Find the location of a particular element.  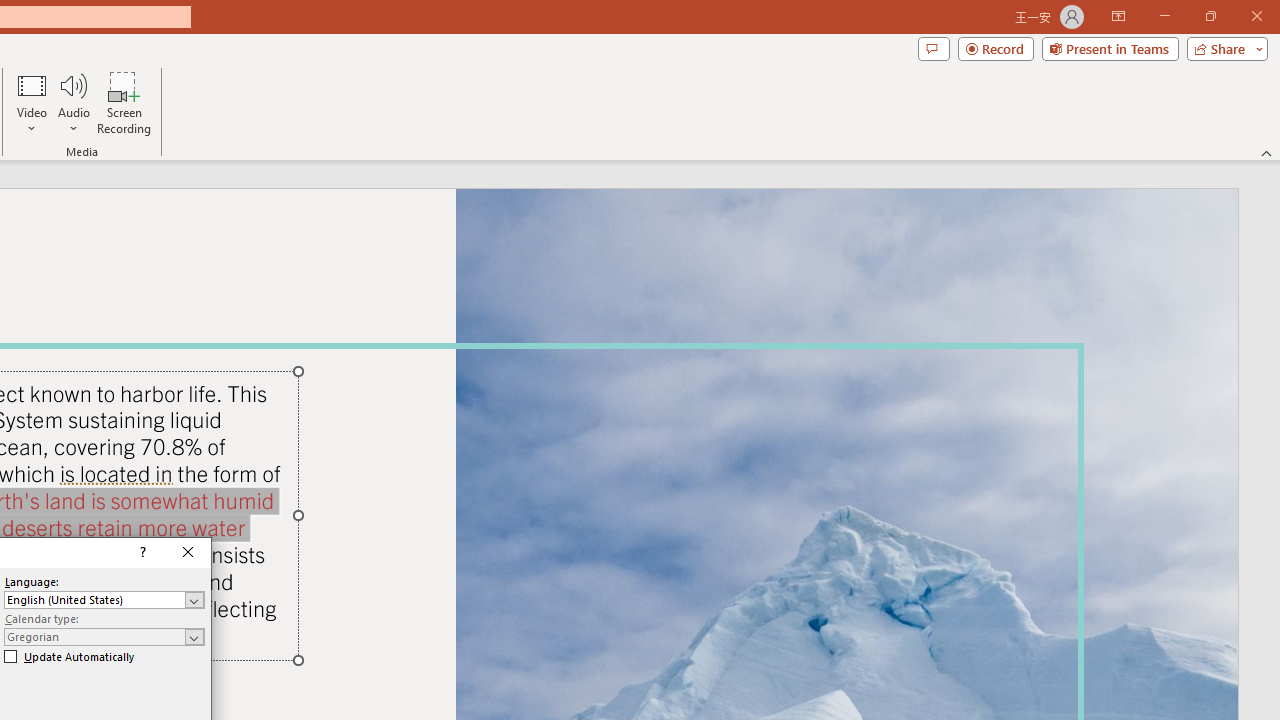

'Video' is located at coordinates (32, 103).